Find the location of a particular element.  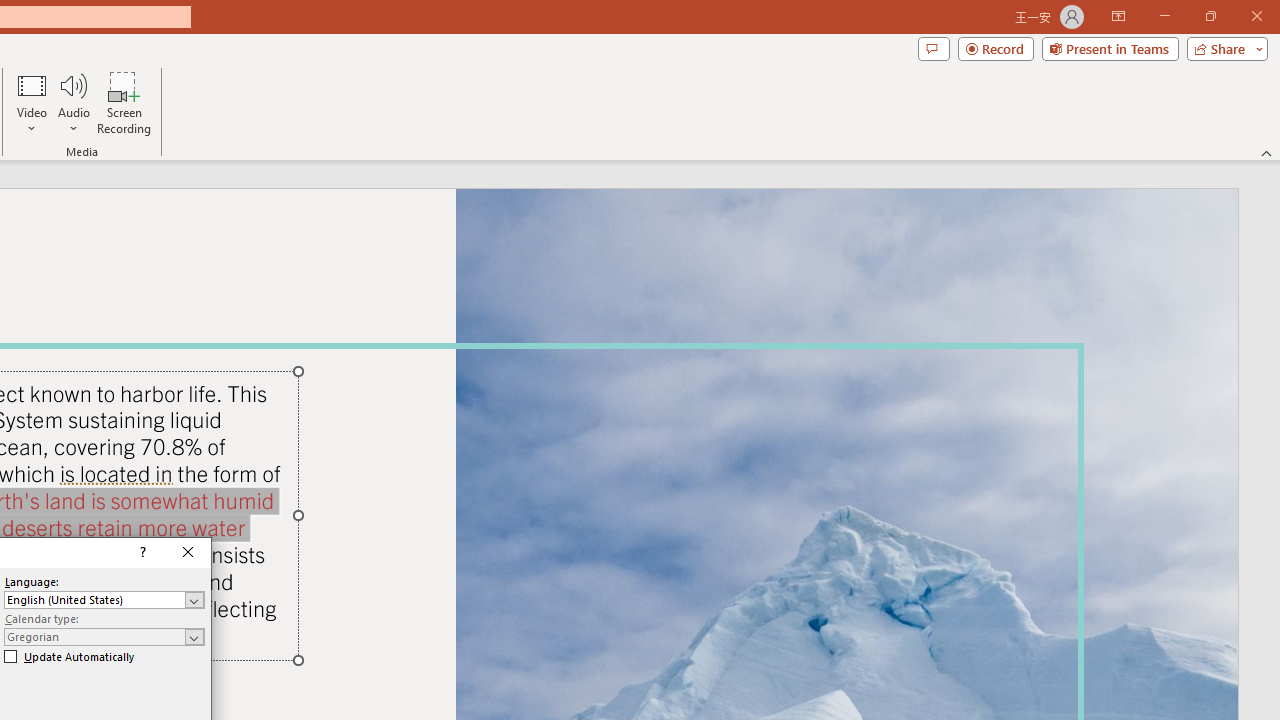

'Video' is located at coordinates (32, 103).